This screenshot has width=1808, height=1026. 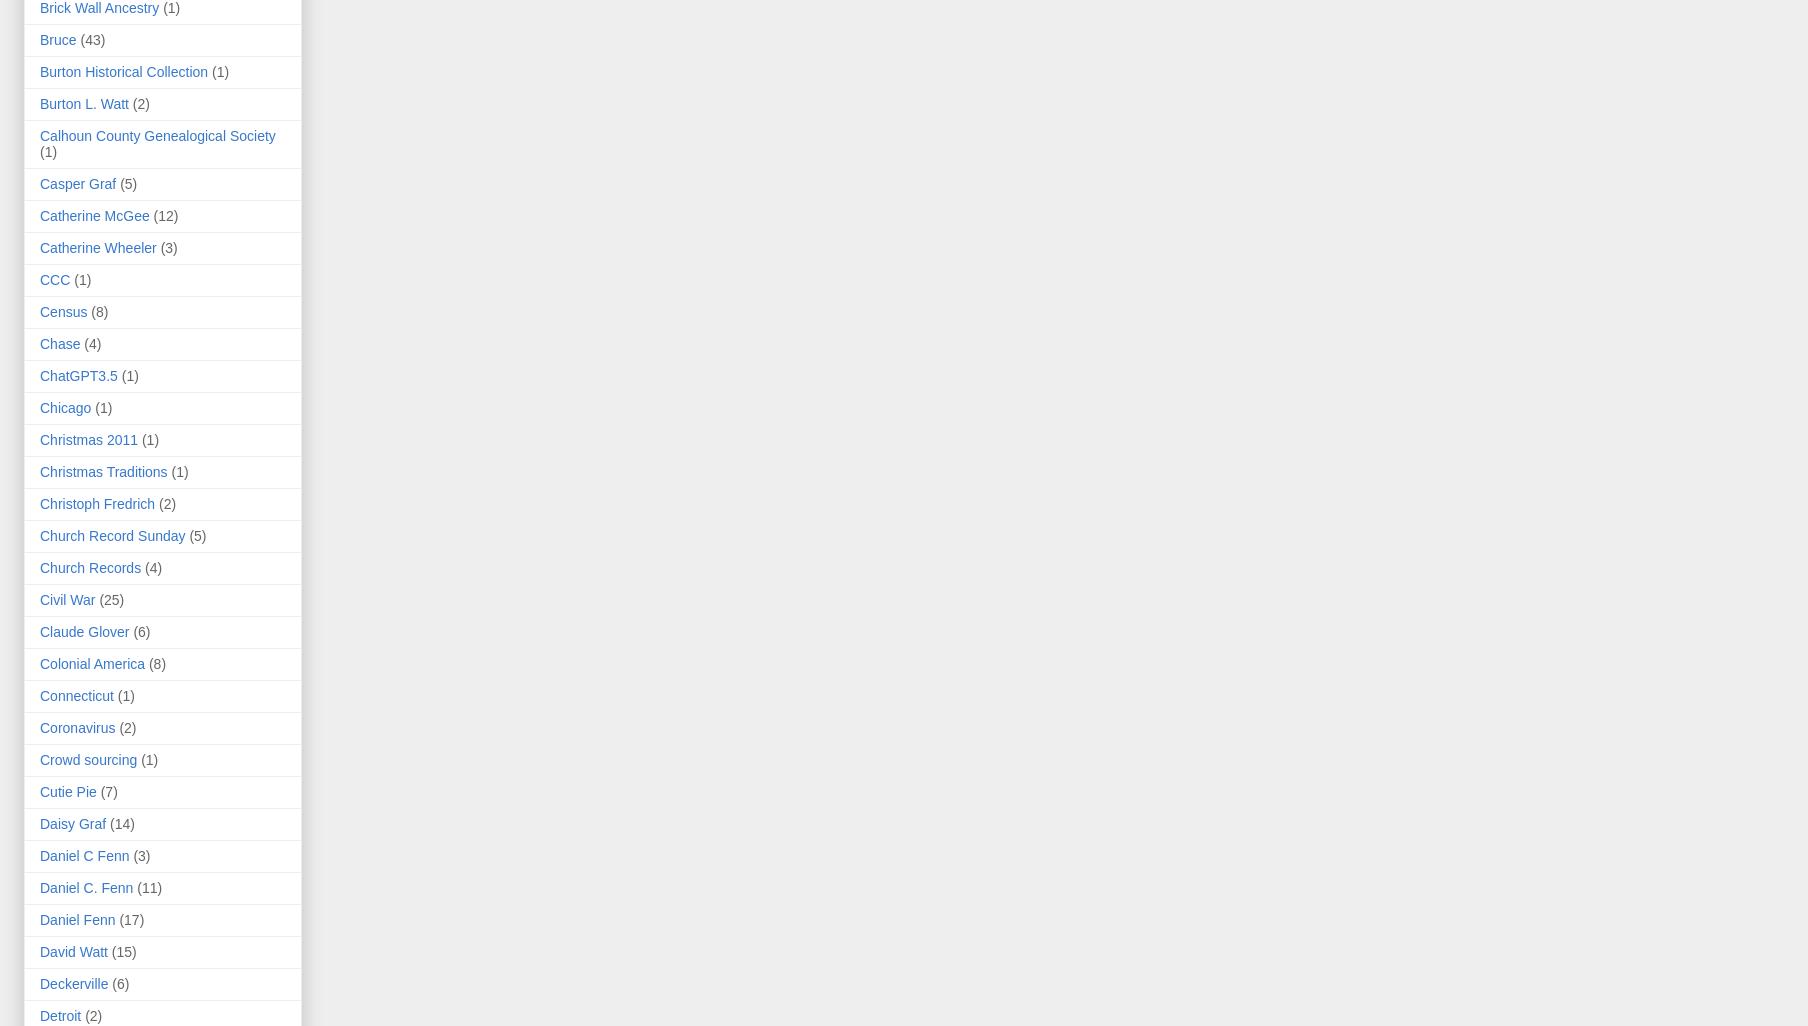 I want to click on 'Burton Historical Collection', so click(x=123, y=71).